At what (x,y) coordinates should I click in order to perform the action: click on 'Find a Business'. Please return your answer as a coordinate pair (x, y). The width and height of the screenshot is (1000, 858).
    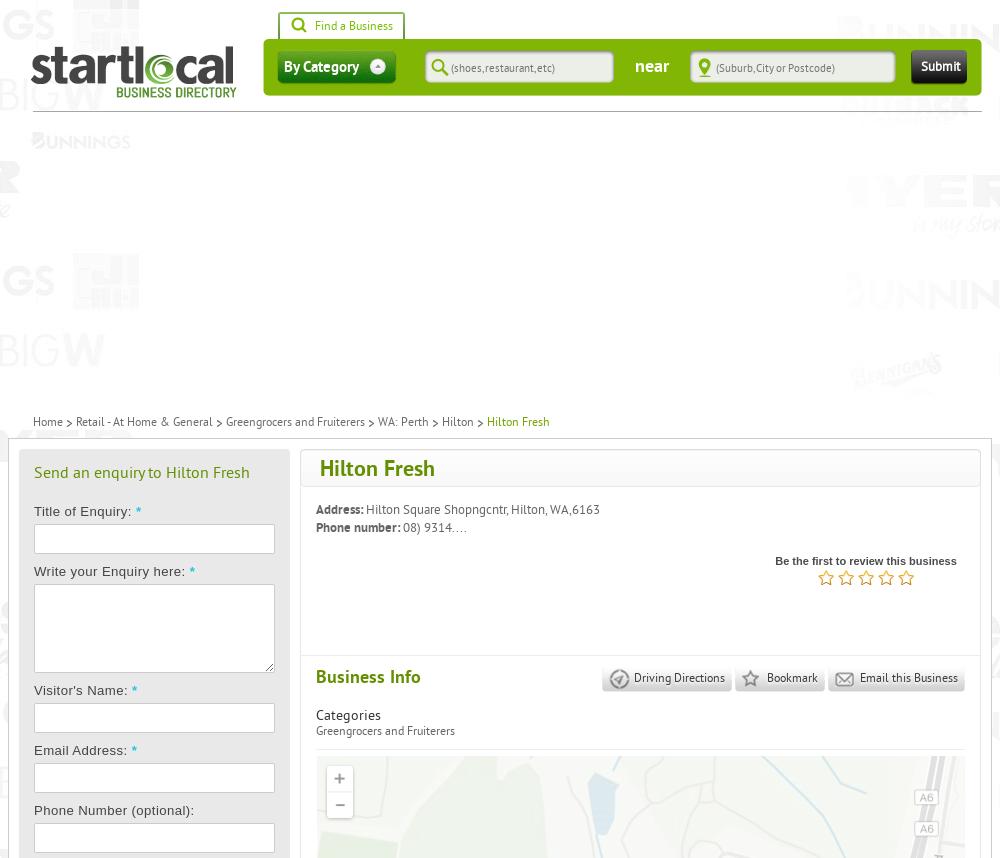
    Looking at the image, I should click on (353, 26).